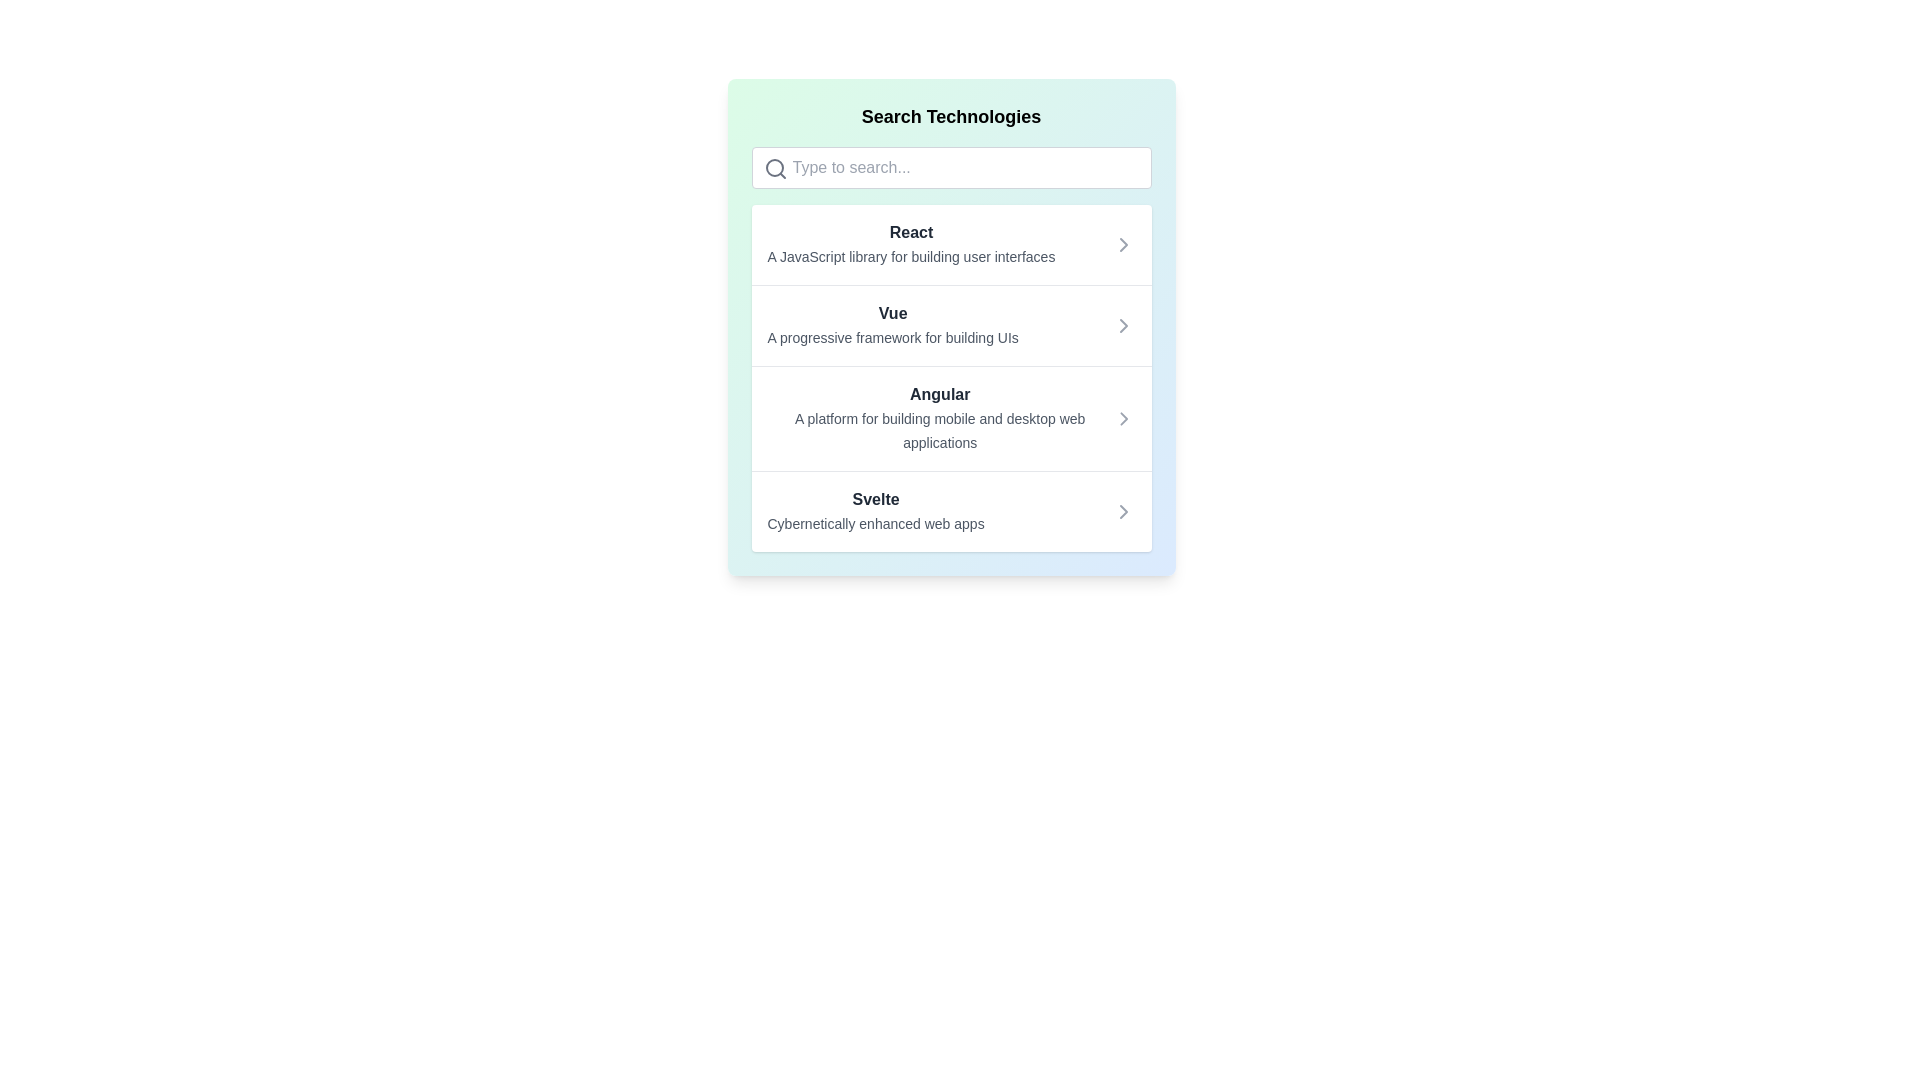  What do you see at coordinates (876, 523) in the screenshot?
I see `the static text element that provides additional context for the item labeled 'Svelte', located directly below the title 'Svelte' in a light-colored rectangular interface` at bounding box center [876, 523].